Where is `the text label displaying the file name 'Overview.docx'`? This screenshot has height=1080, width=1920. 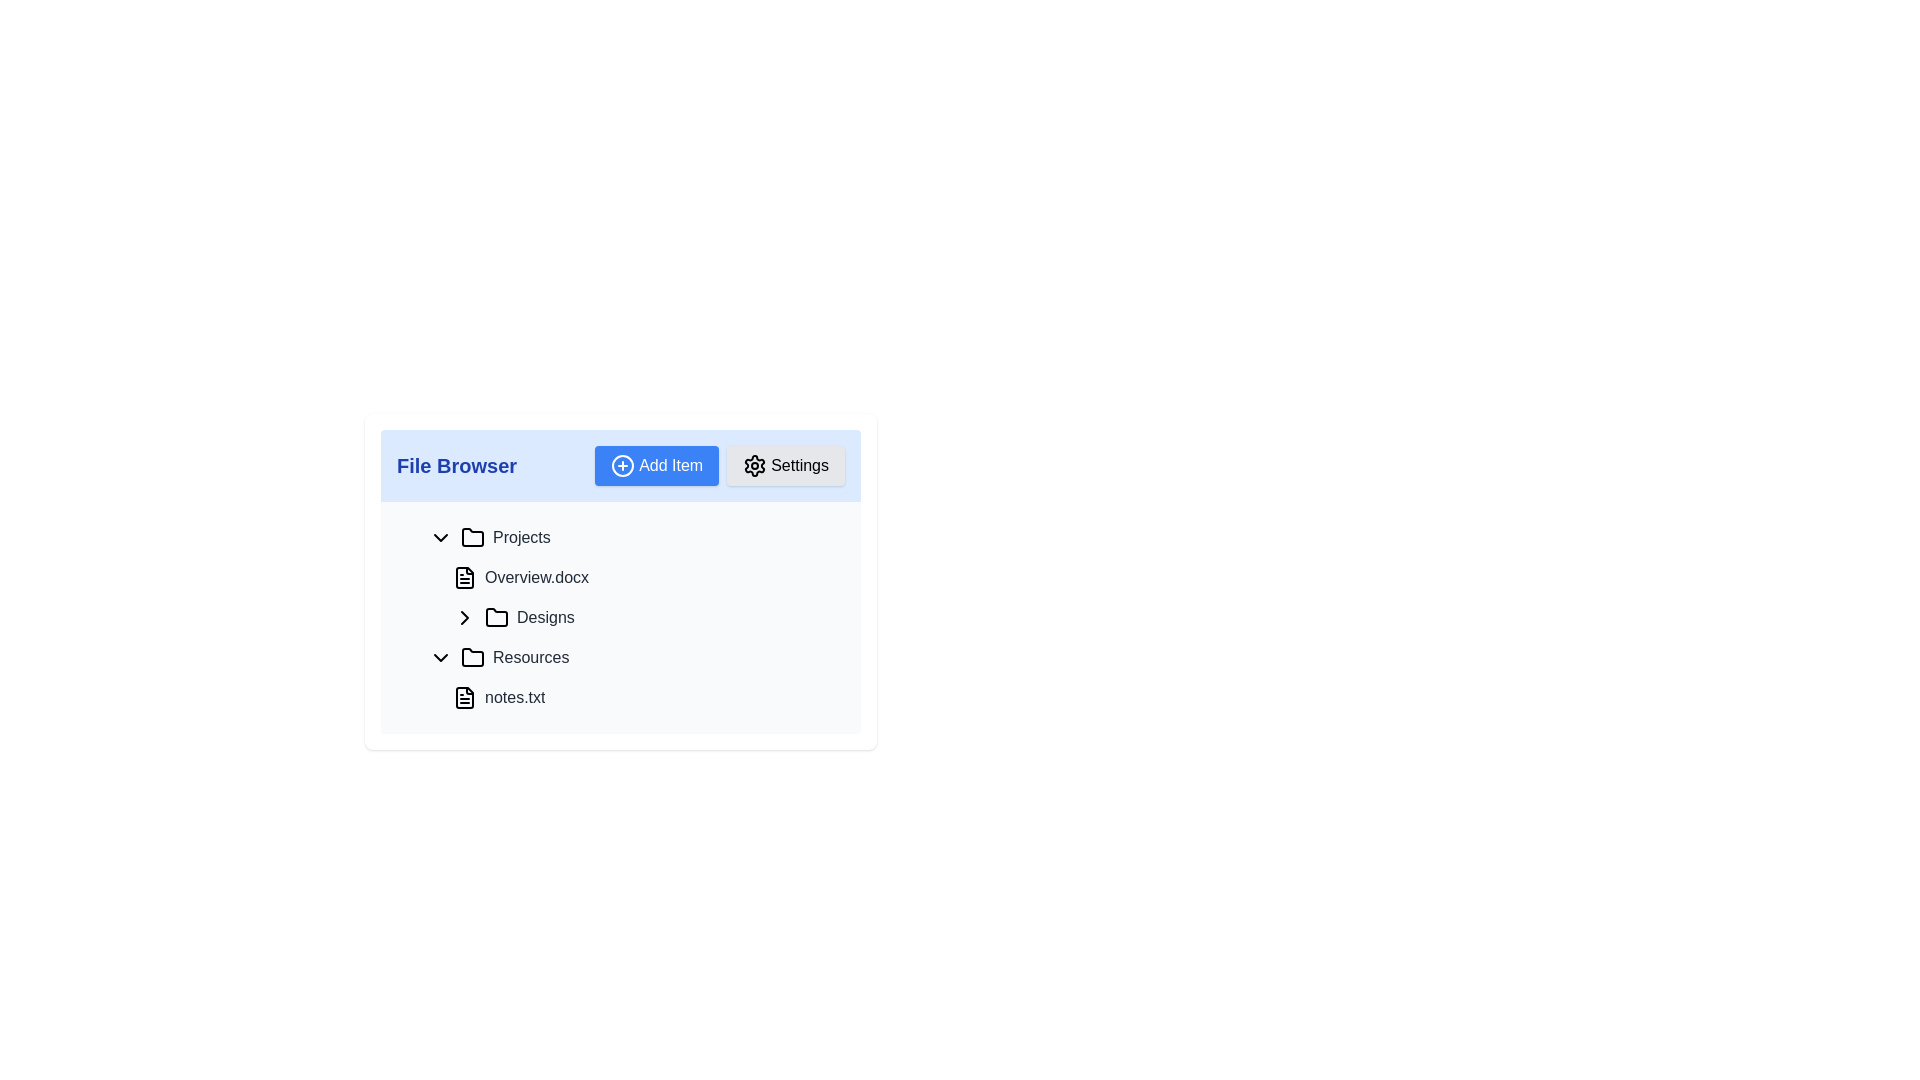 the text label displaying the file name 'Overview.docx' is located at coordinates (537, 578).